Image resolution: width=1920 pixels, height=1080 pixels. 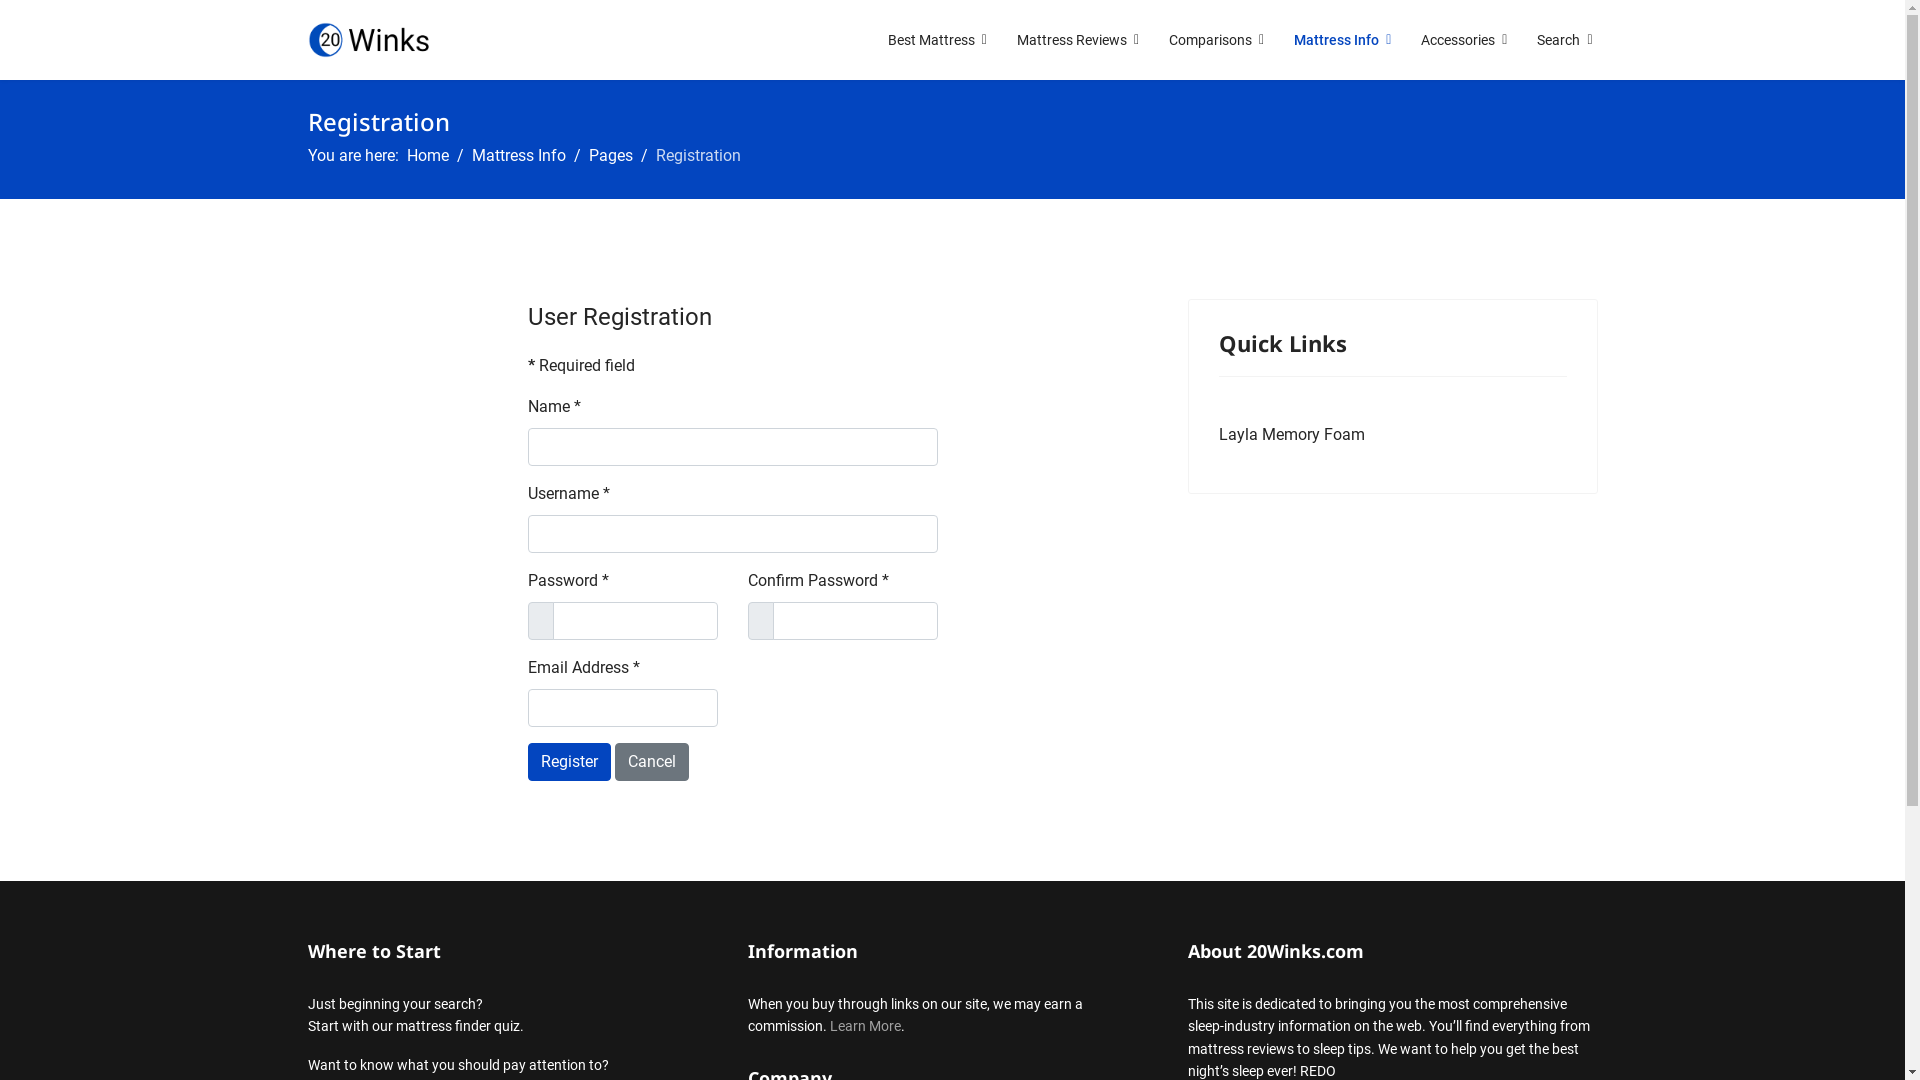 What do you see at coordinates (608, 154) in the screenshot?
I see `'Pages'` at bounding box center [608, 154].